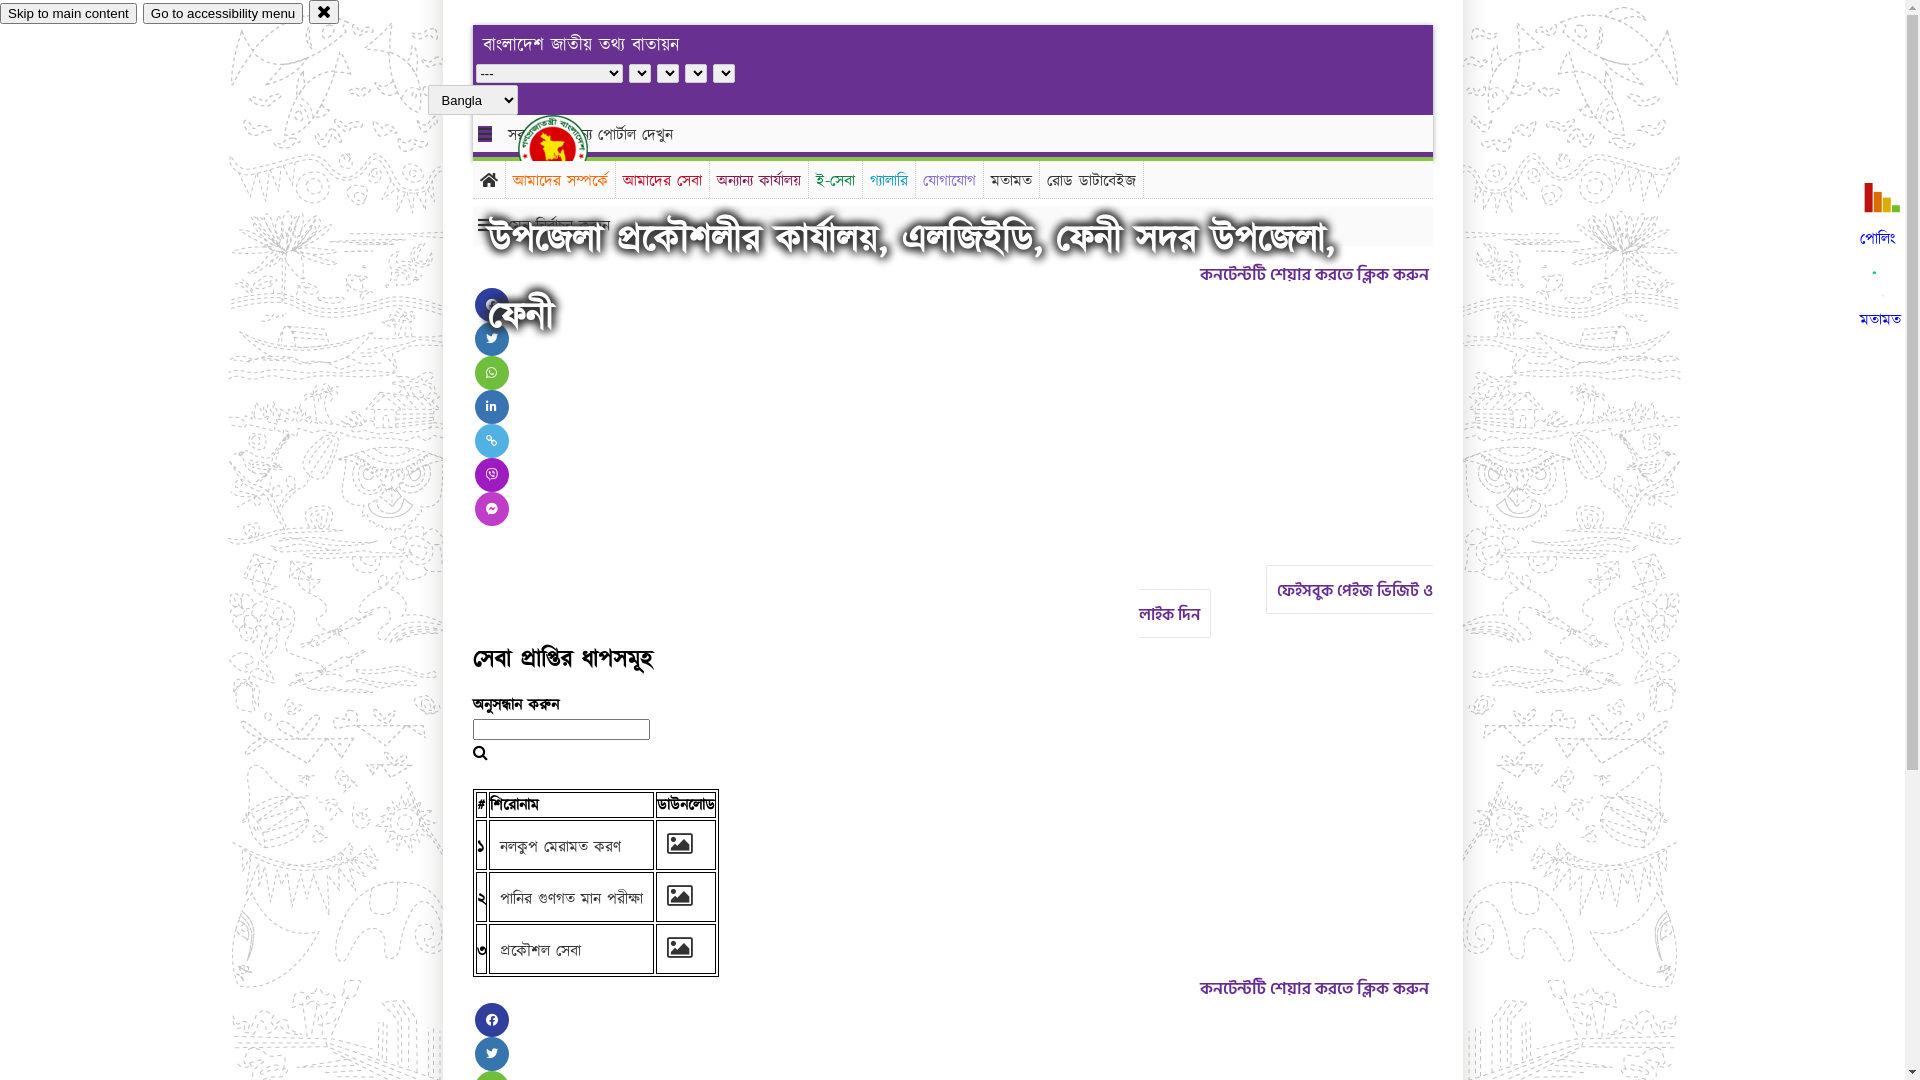 This screenshot has width=1920, height=1080. What do you see at coordinates (666, 950) in the screenshot?
I see `'Stem_2.jpg'` at bounding box center [666, 950].